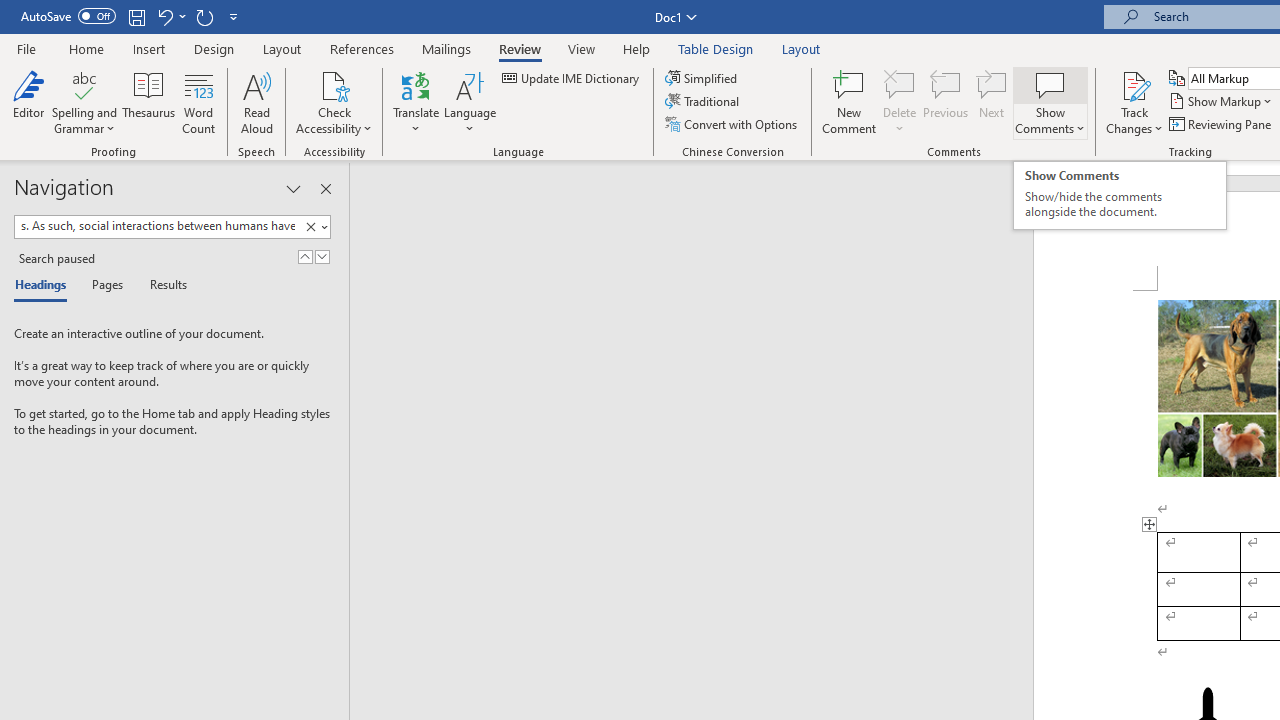 The height and width of the screenshot is (720, 1280). I want to click on 'Update IME Dictionary...', so click(571, 77).